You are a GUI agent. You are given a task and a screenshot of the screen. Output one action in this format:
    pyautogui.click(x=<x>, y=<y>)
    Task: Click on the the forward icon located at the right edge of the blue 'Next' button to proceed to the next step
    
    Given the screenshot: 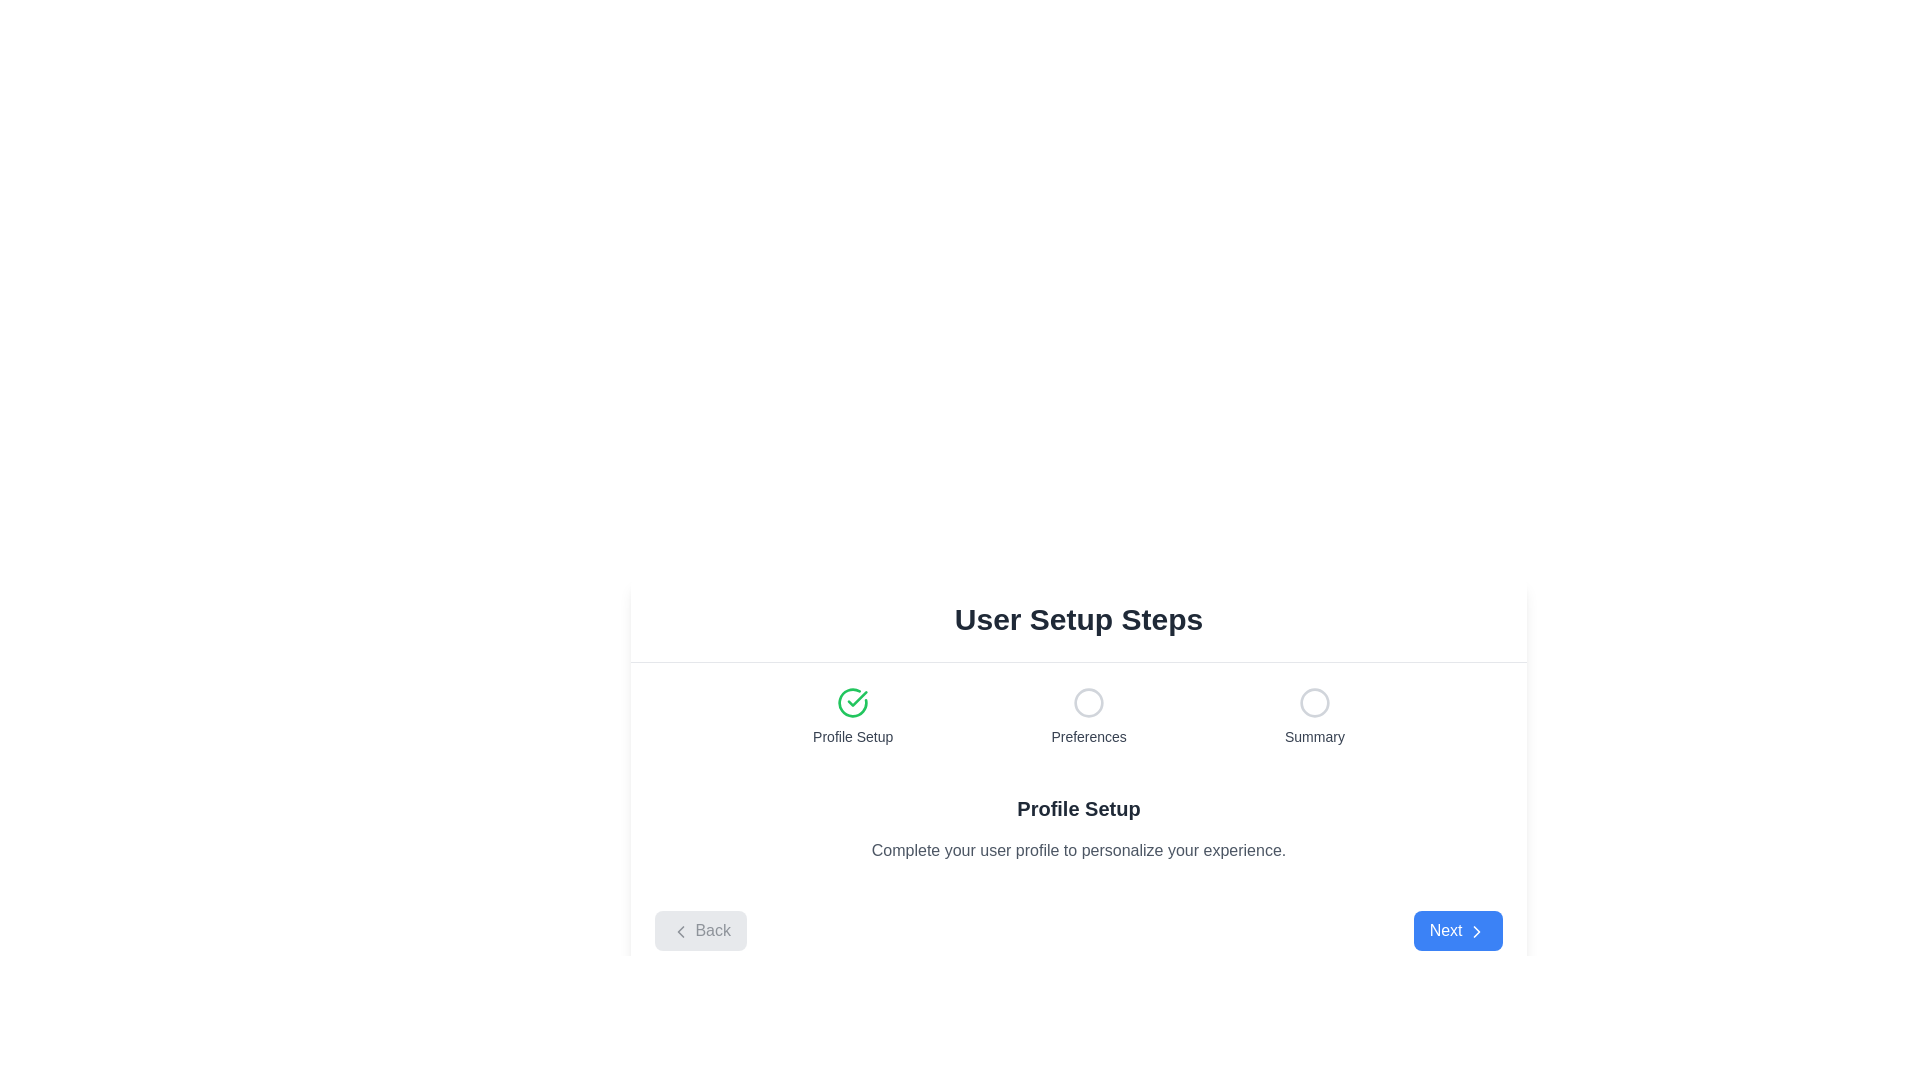 What is the action you would take?
    pyautogui.click(x=1477, y=930)
    